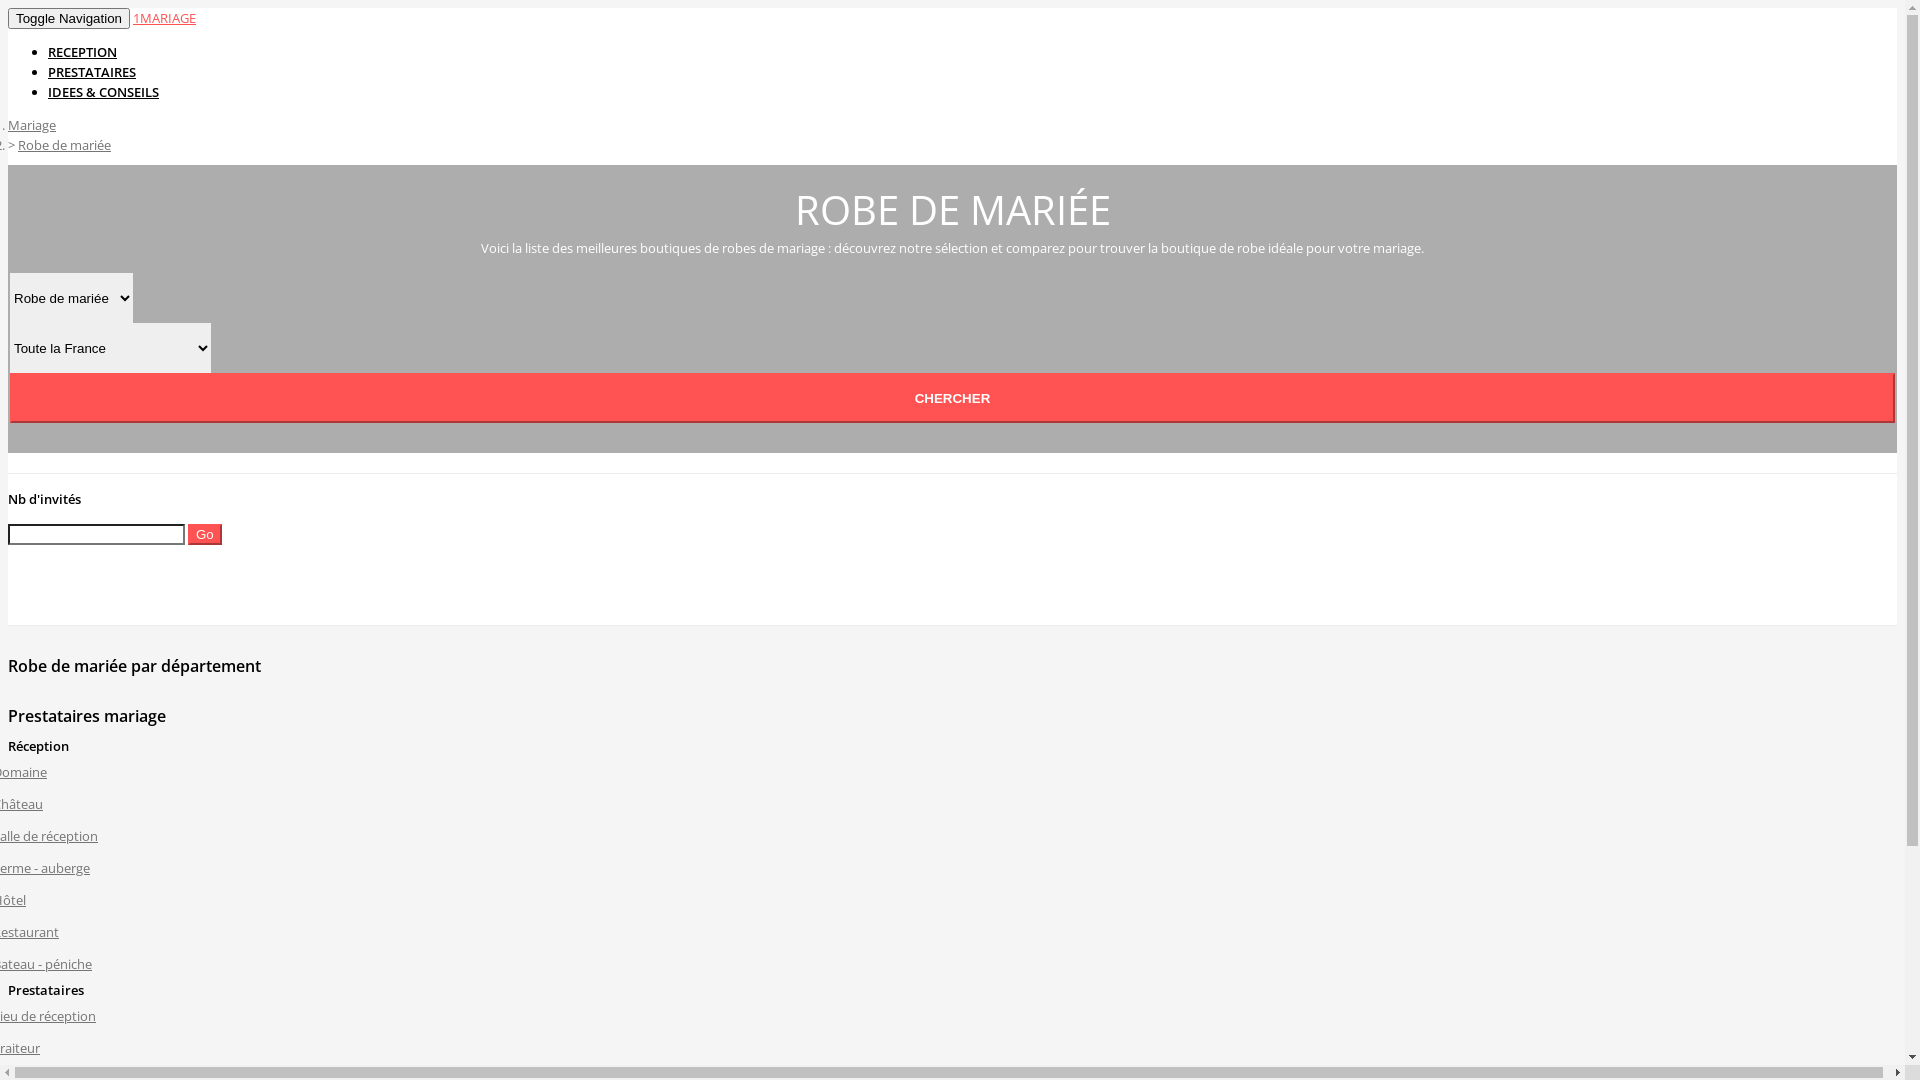 The image size is (1920, 1080). What do you see at coordinates (32, 124) in the screenshot?
I see `'Mariage'` at bounding box center [32, 124].